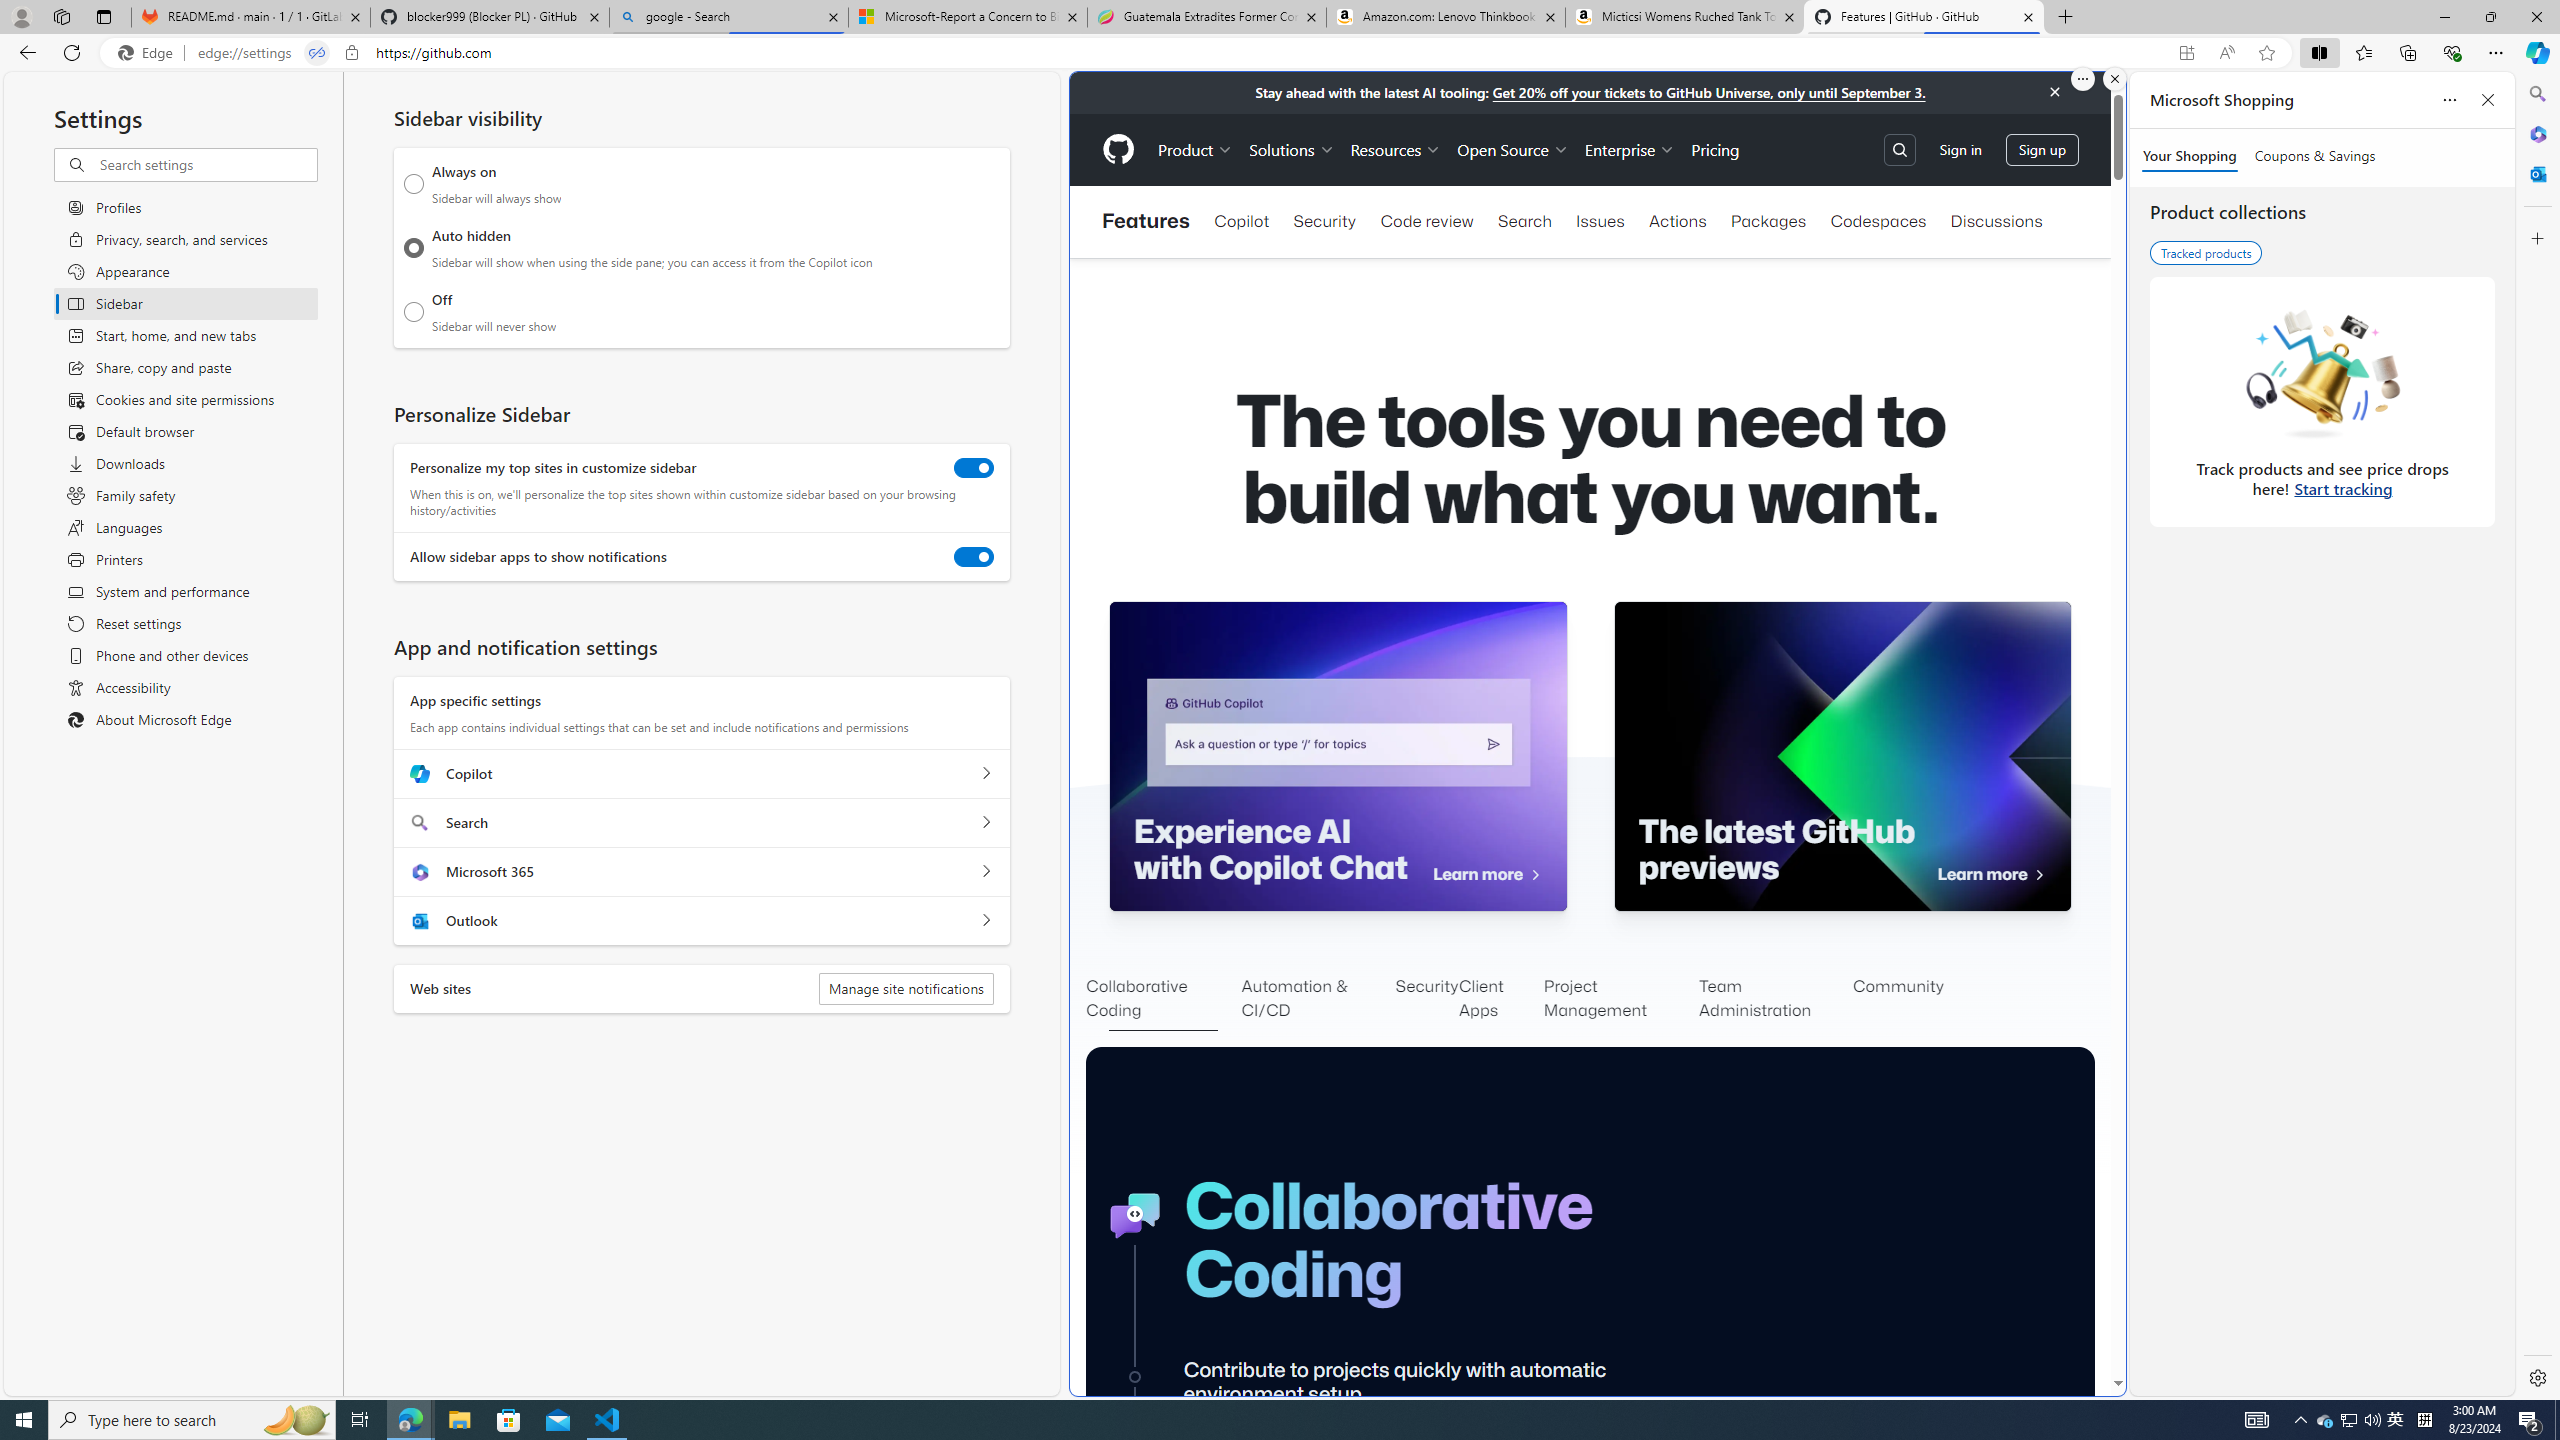  Describe the element at coordinates (1715, 149) in the screenshot. I see `'Pricing'` at that location.